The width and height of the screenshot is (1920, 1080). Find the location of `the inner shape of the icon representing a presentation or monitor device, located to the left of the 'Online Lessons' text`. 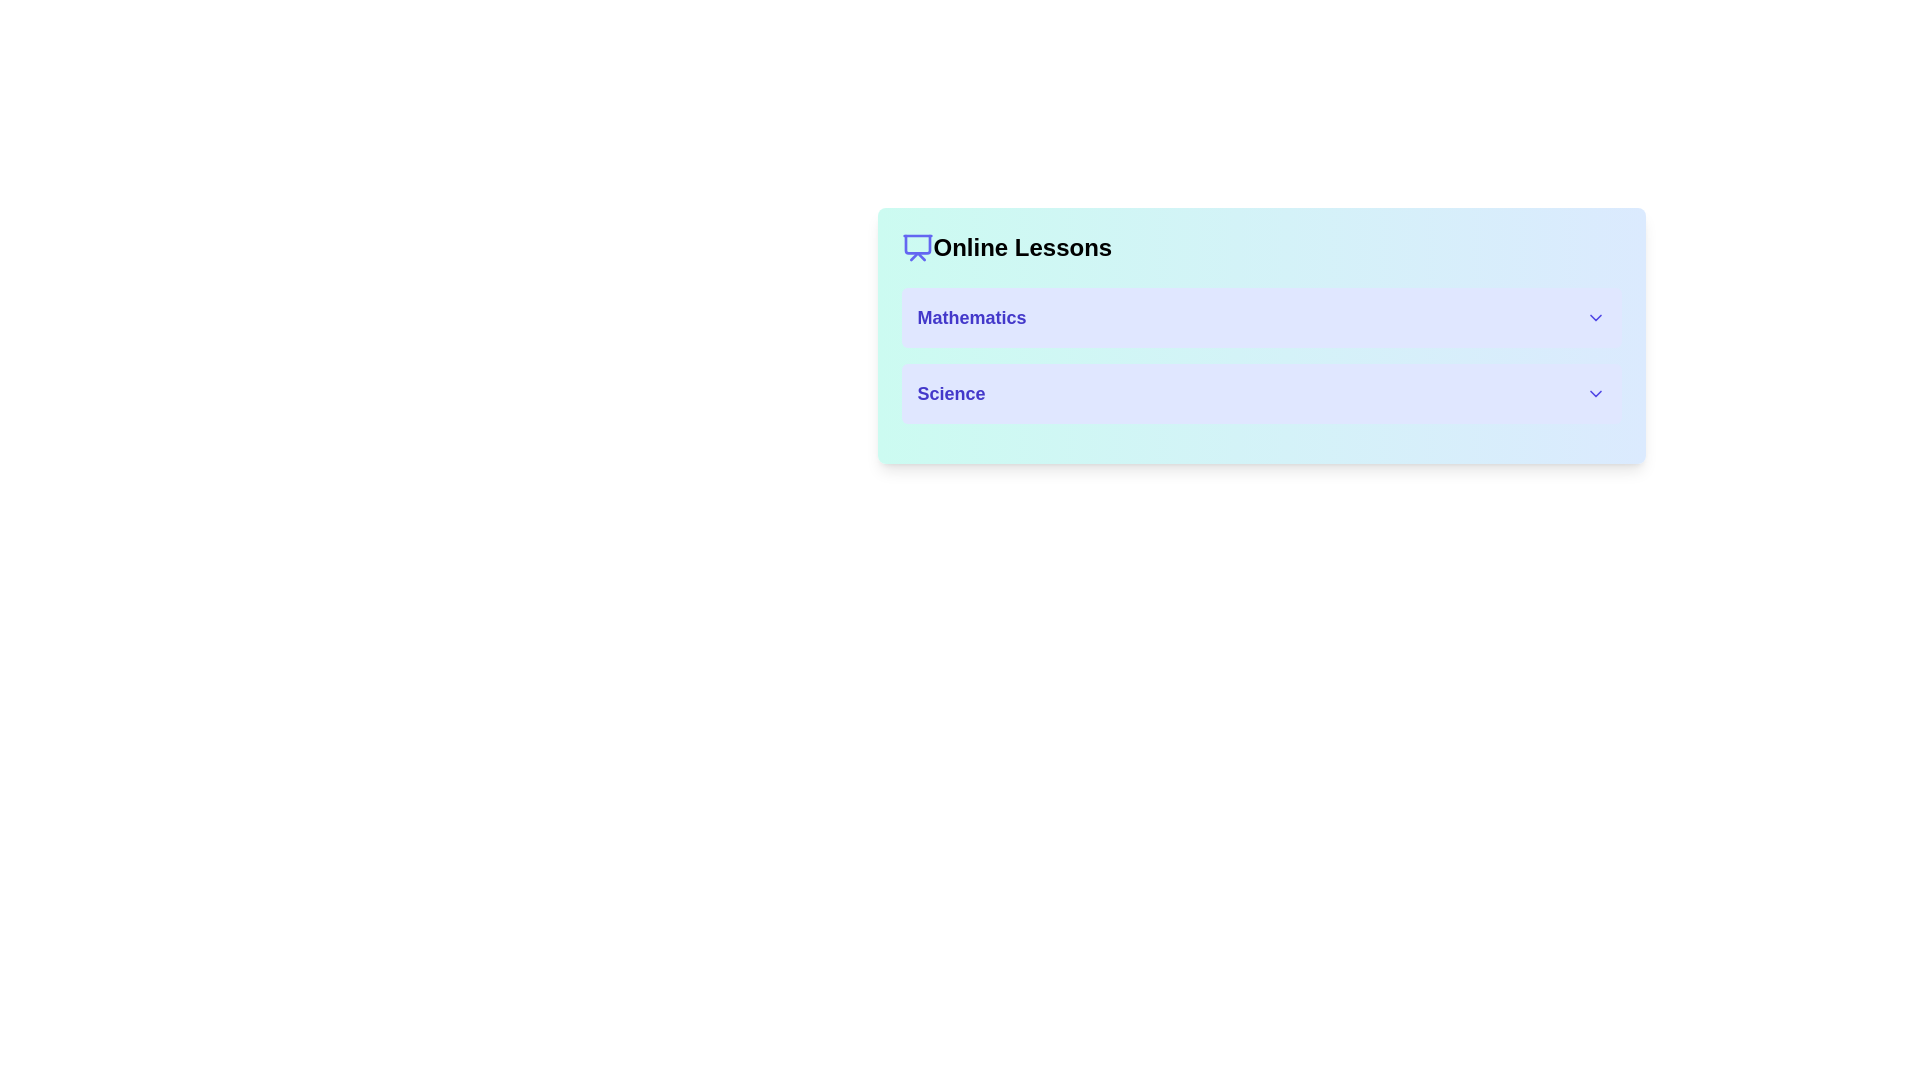

the inner shape of the icon representing a presentation or monitor device, located to the left of the 'Online Lessons' text is located at coordinates (916, 243).